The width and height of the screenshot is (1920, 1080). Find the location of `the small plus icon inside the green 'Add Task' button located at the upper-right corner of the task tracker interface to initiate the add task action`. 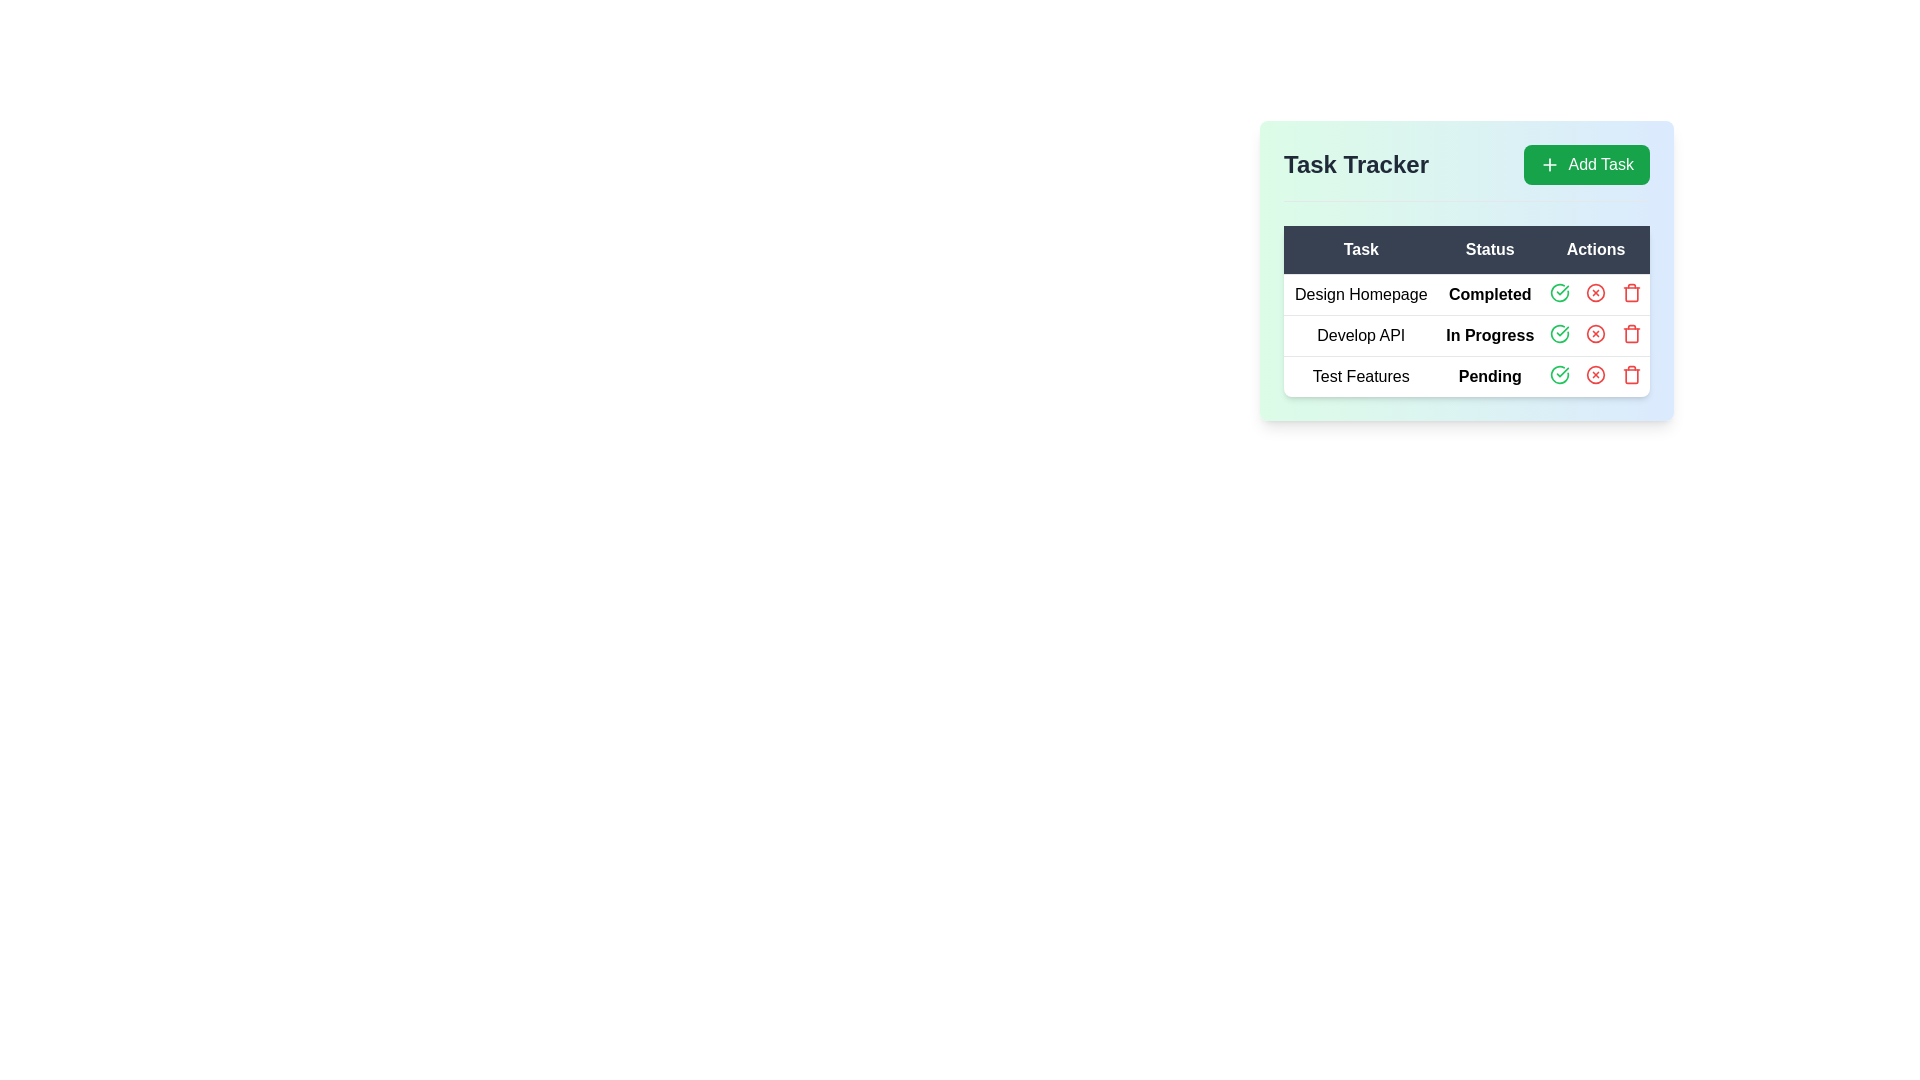

the small plus icon inside the green 'Add Task' button located at the upper-right corner of the task tracker interface to initiate the add task action is located at coordinates (1549, 164).